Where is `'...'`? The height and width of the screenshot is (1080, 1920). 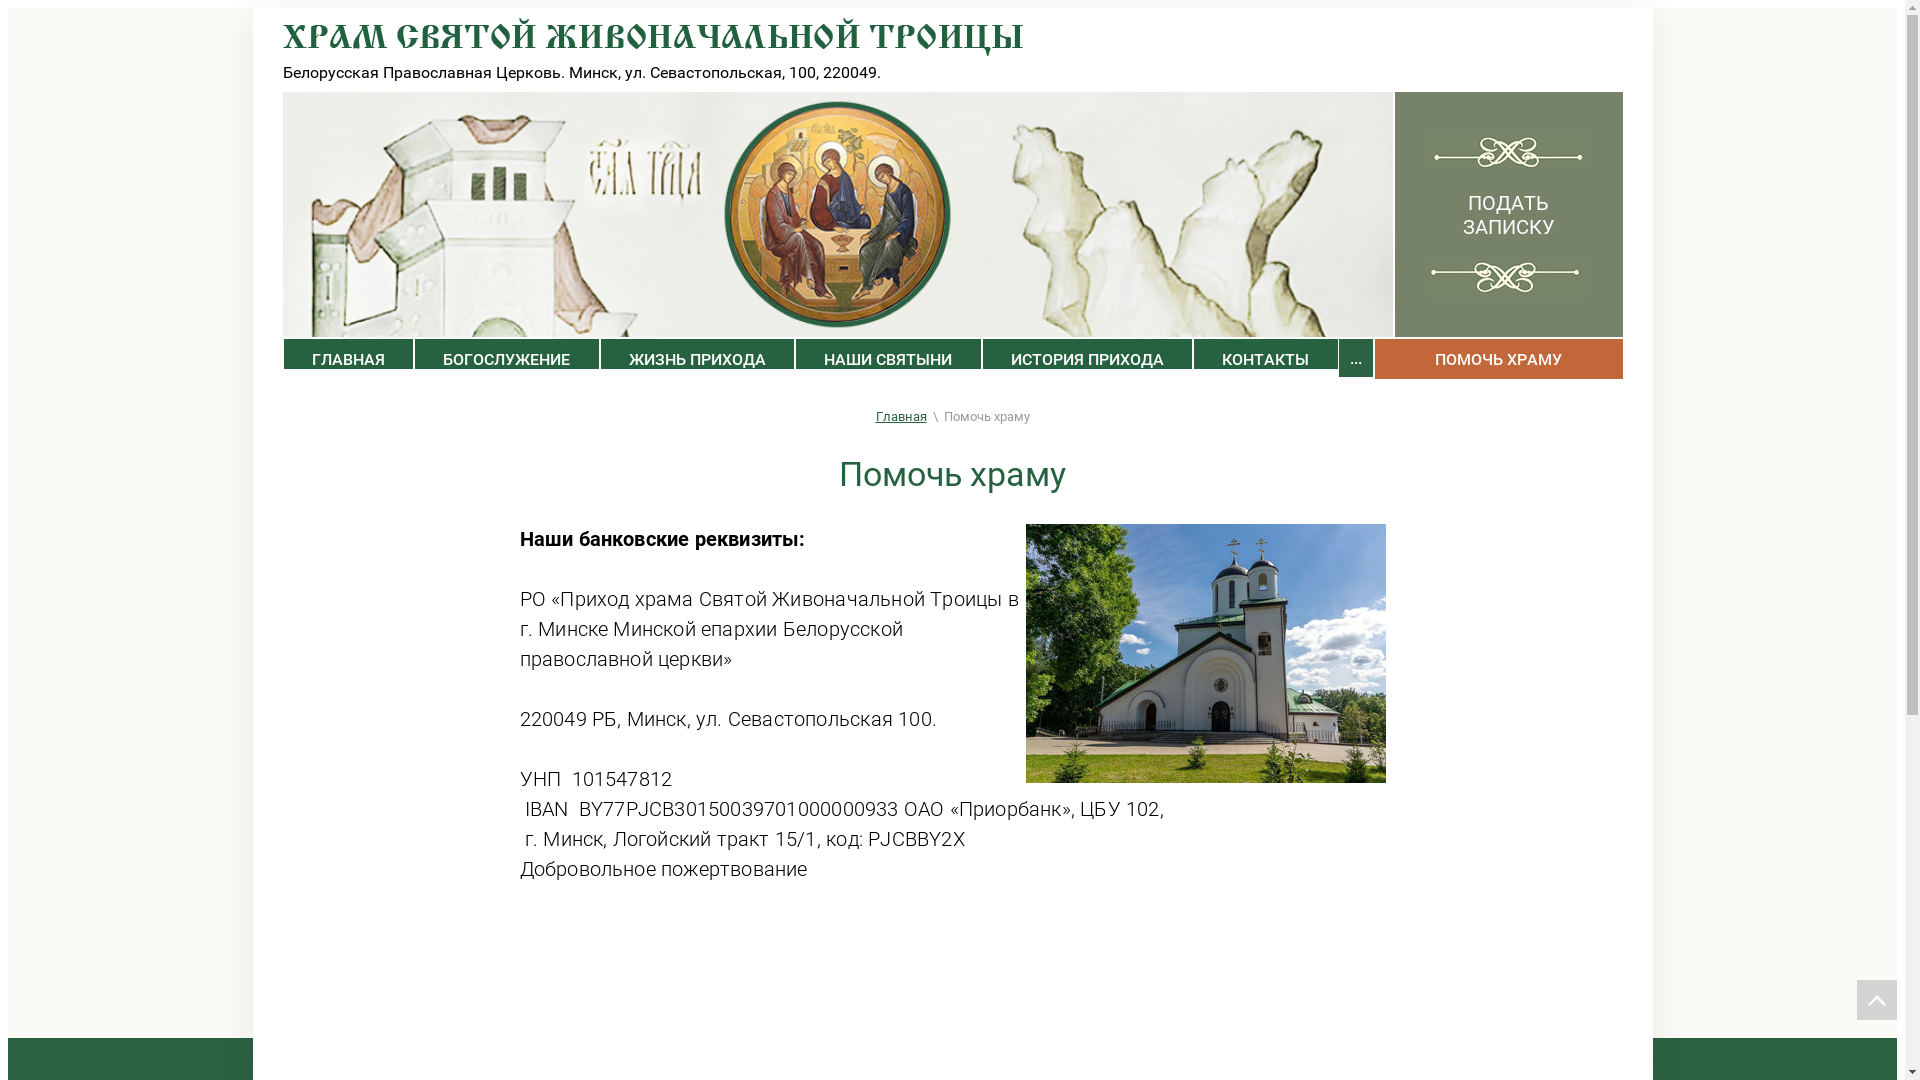
'...' is located at coordinates (1356, 357).